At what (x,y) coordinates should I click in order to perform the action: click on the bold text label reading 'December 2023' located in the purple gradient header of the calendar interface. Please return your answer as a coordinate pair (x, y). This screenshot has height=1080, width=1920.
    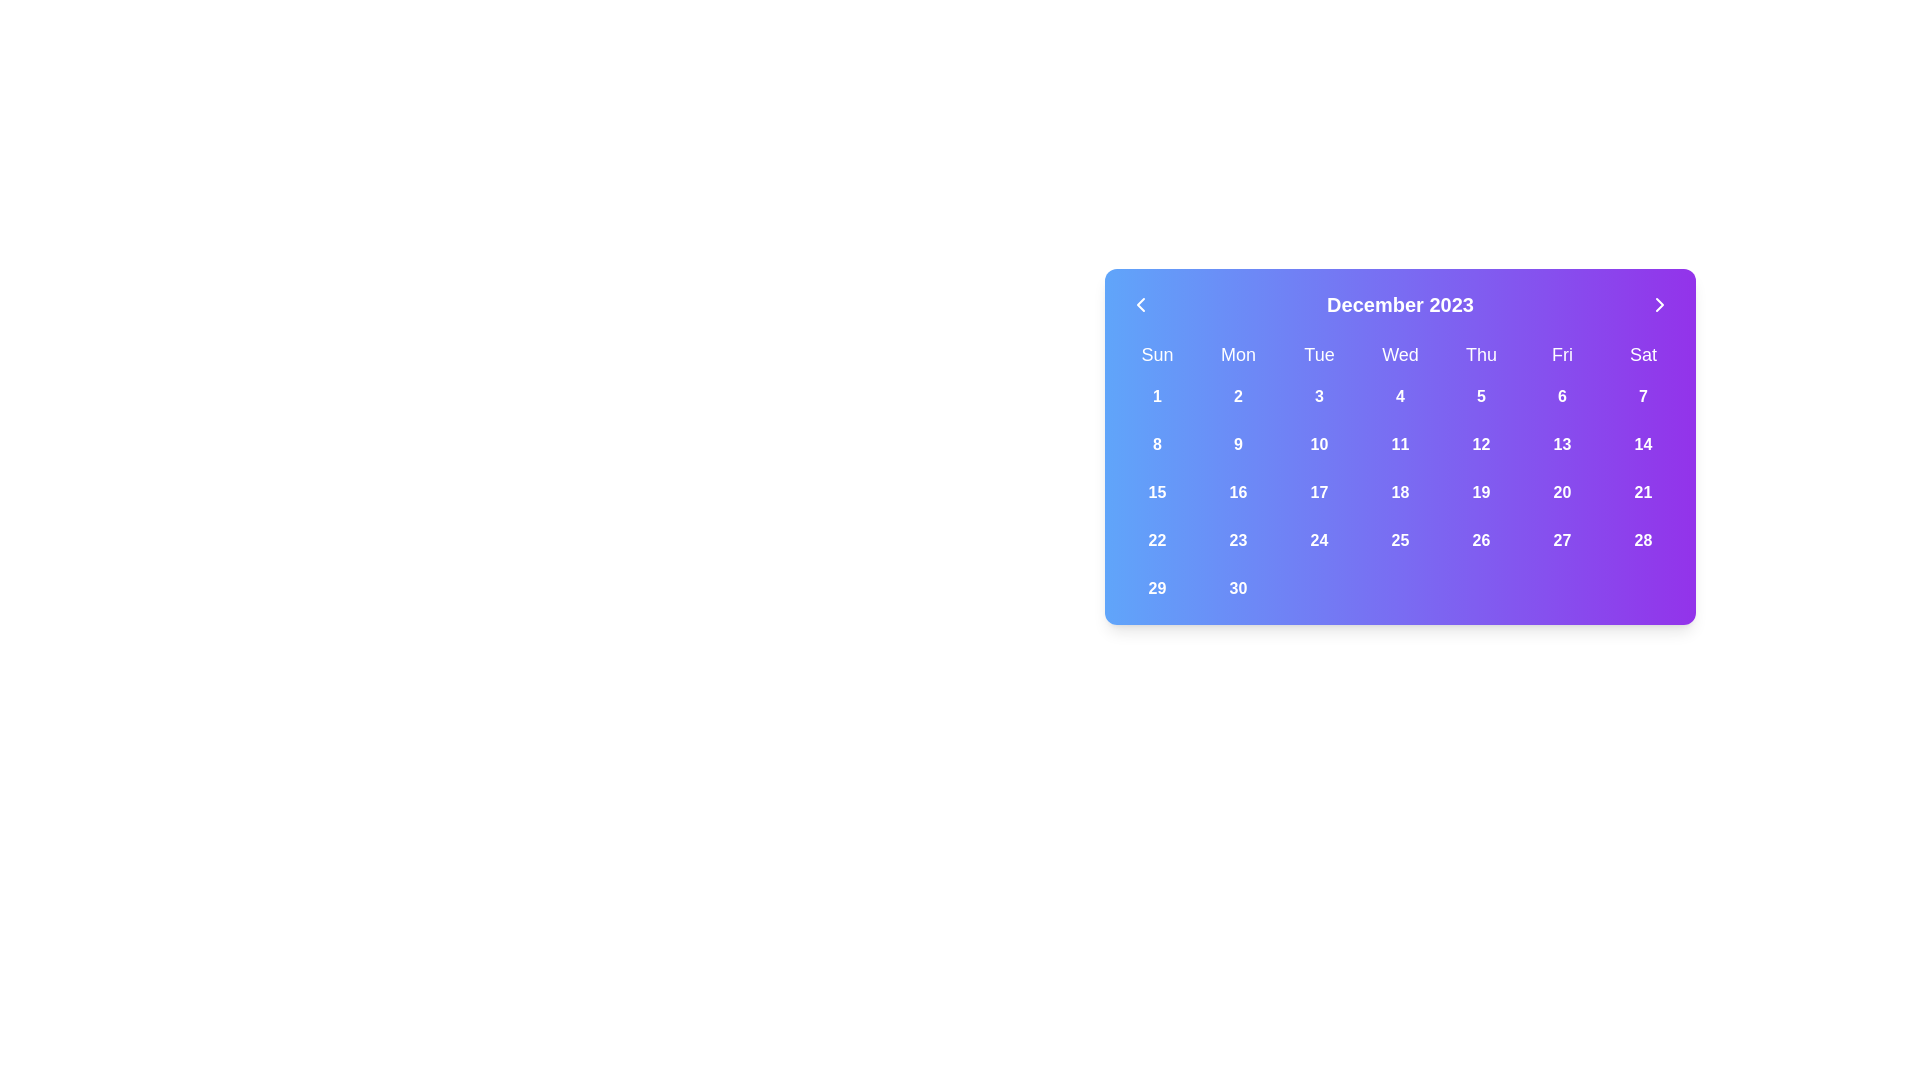
    Looking at the image, I should click on (1399, 304).